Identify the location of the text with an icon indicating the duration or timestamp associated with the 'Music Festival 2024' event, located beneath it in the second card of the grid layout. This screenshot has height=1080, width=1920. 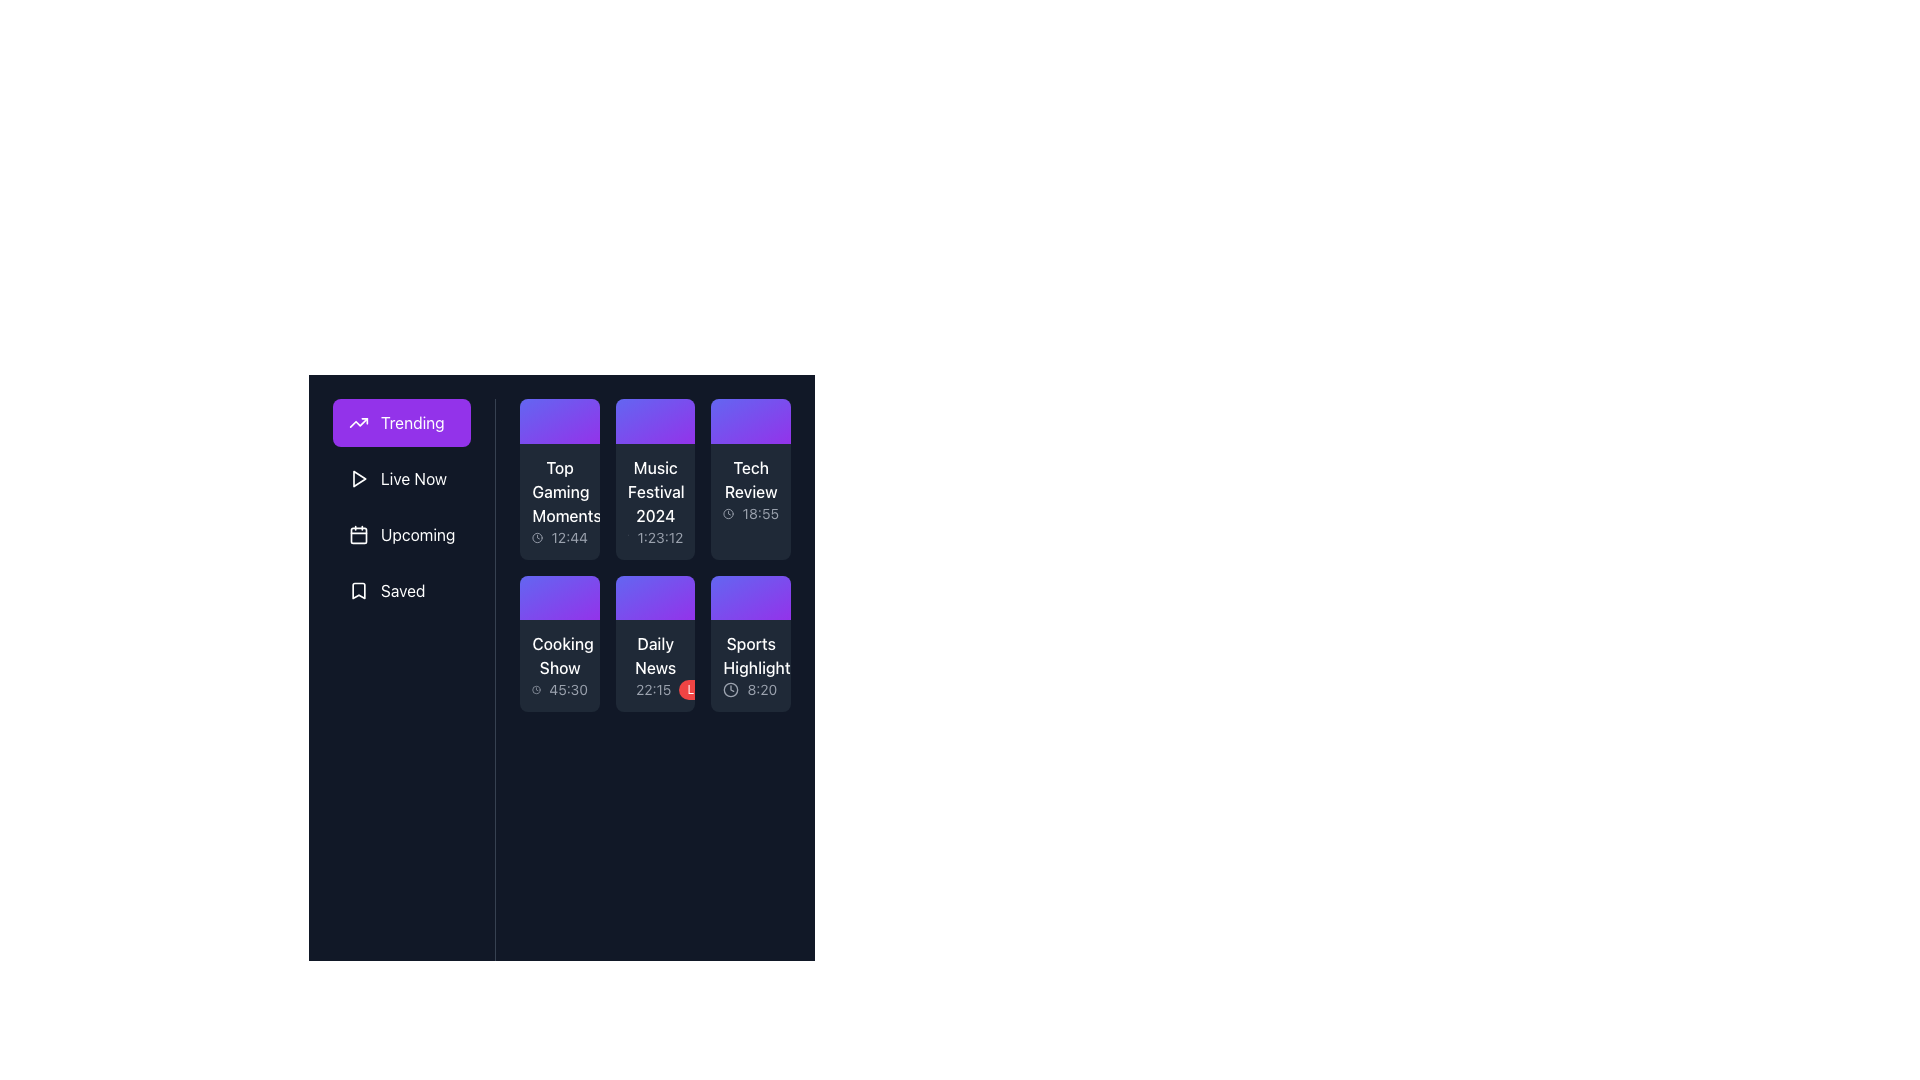
(655, 536).